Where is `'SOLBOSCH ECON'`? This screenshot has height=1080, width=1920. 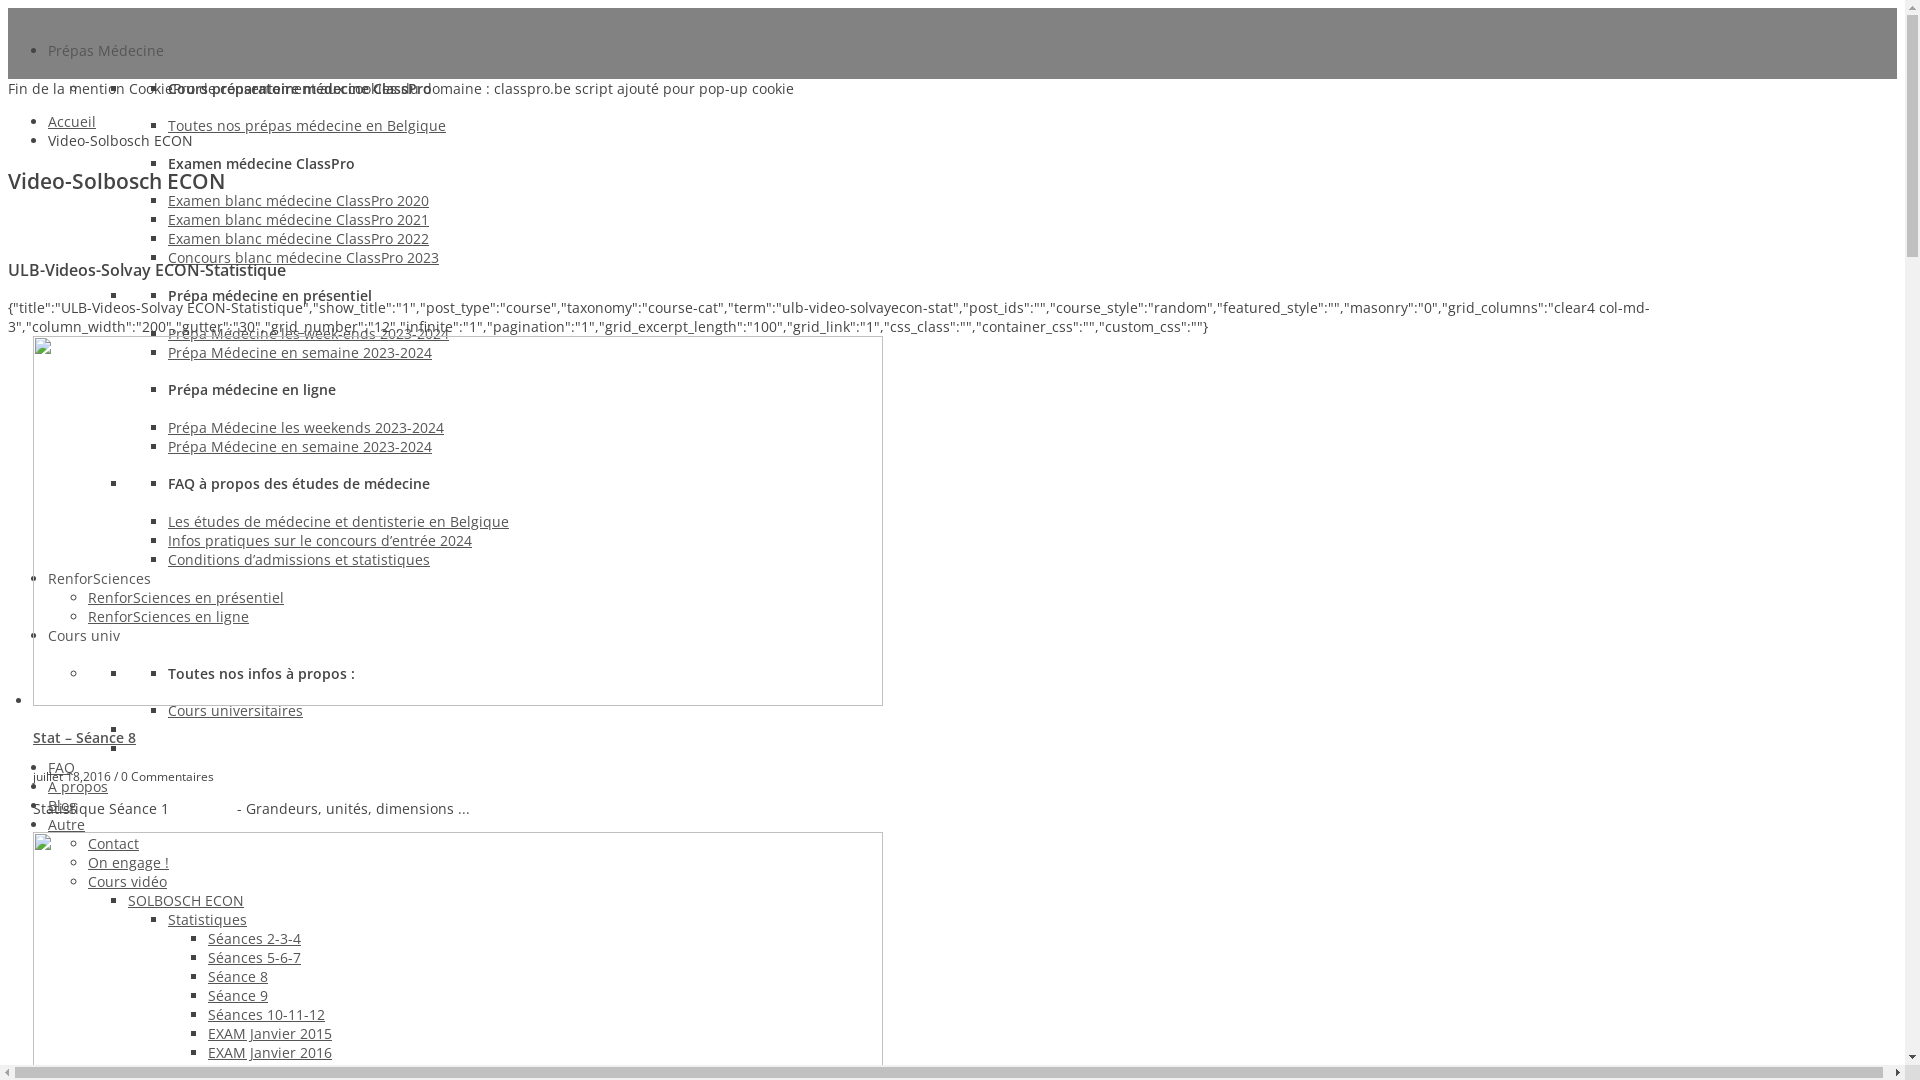 'SOLBOSCH ECON' is located at coordinates (186, 900).